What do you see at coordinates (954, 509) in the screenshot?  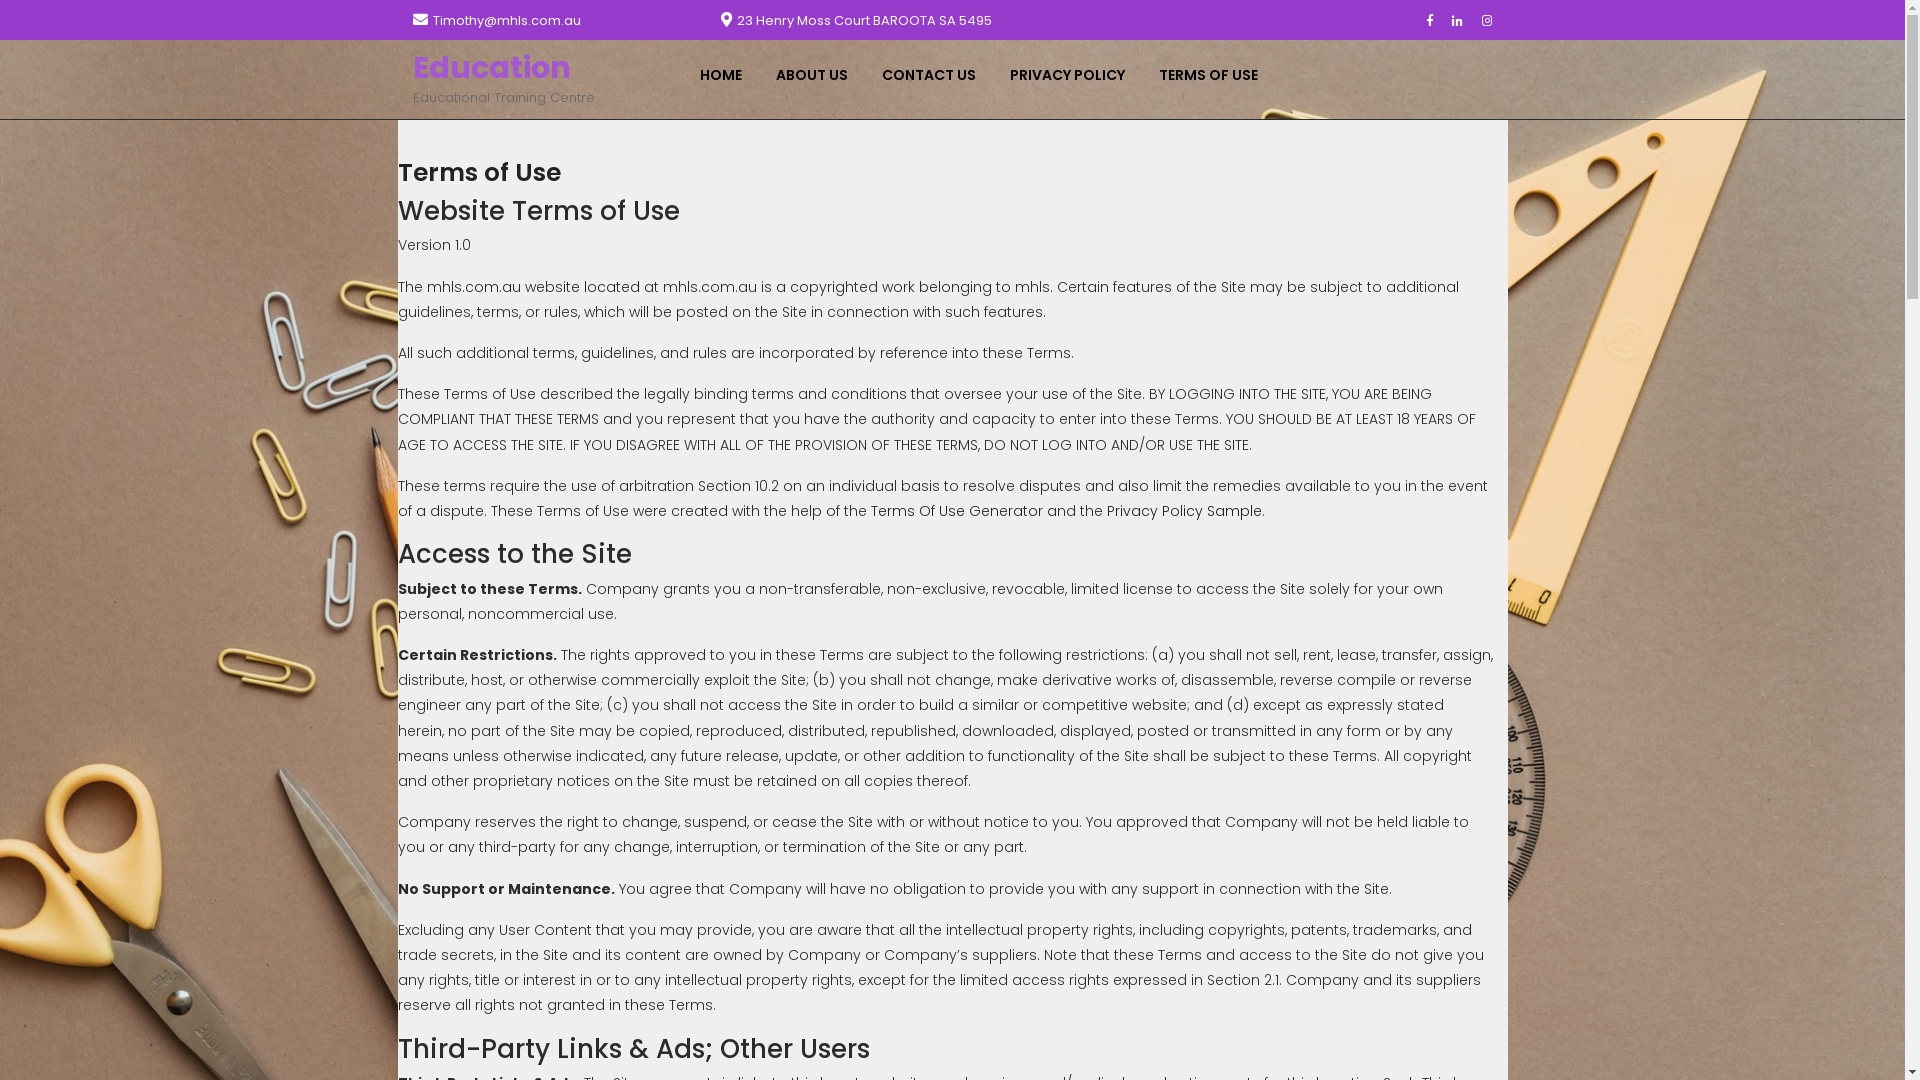 I see `'Terms Of Use Generator'` at bounding box center [954, 509].